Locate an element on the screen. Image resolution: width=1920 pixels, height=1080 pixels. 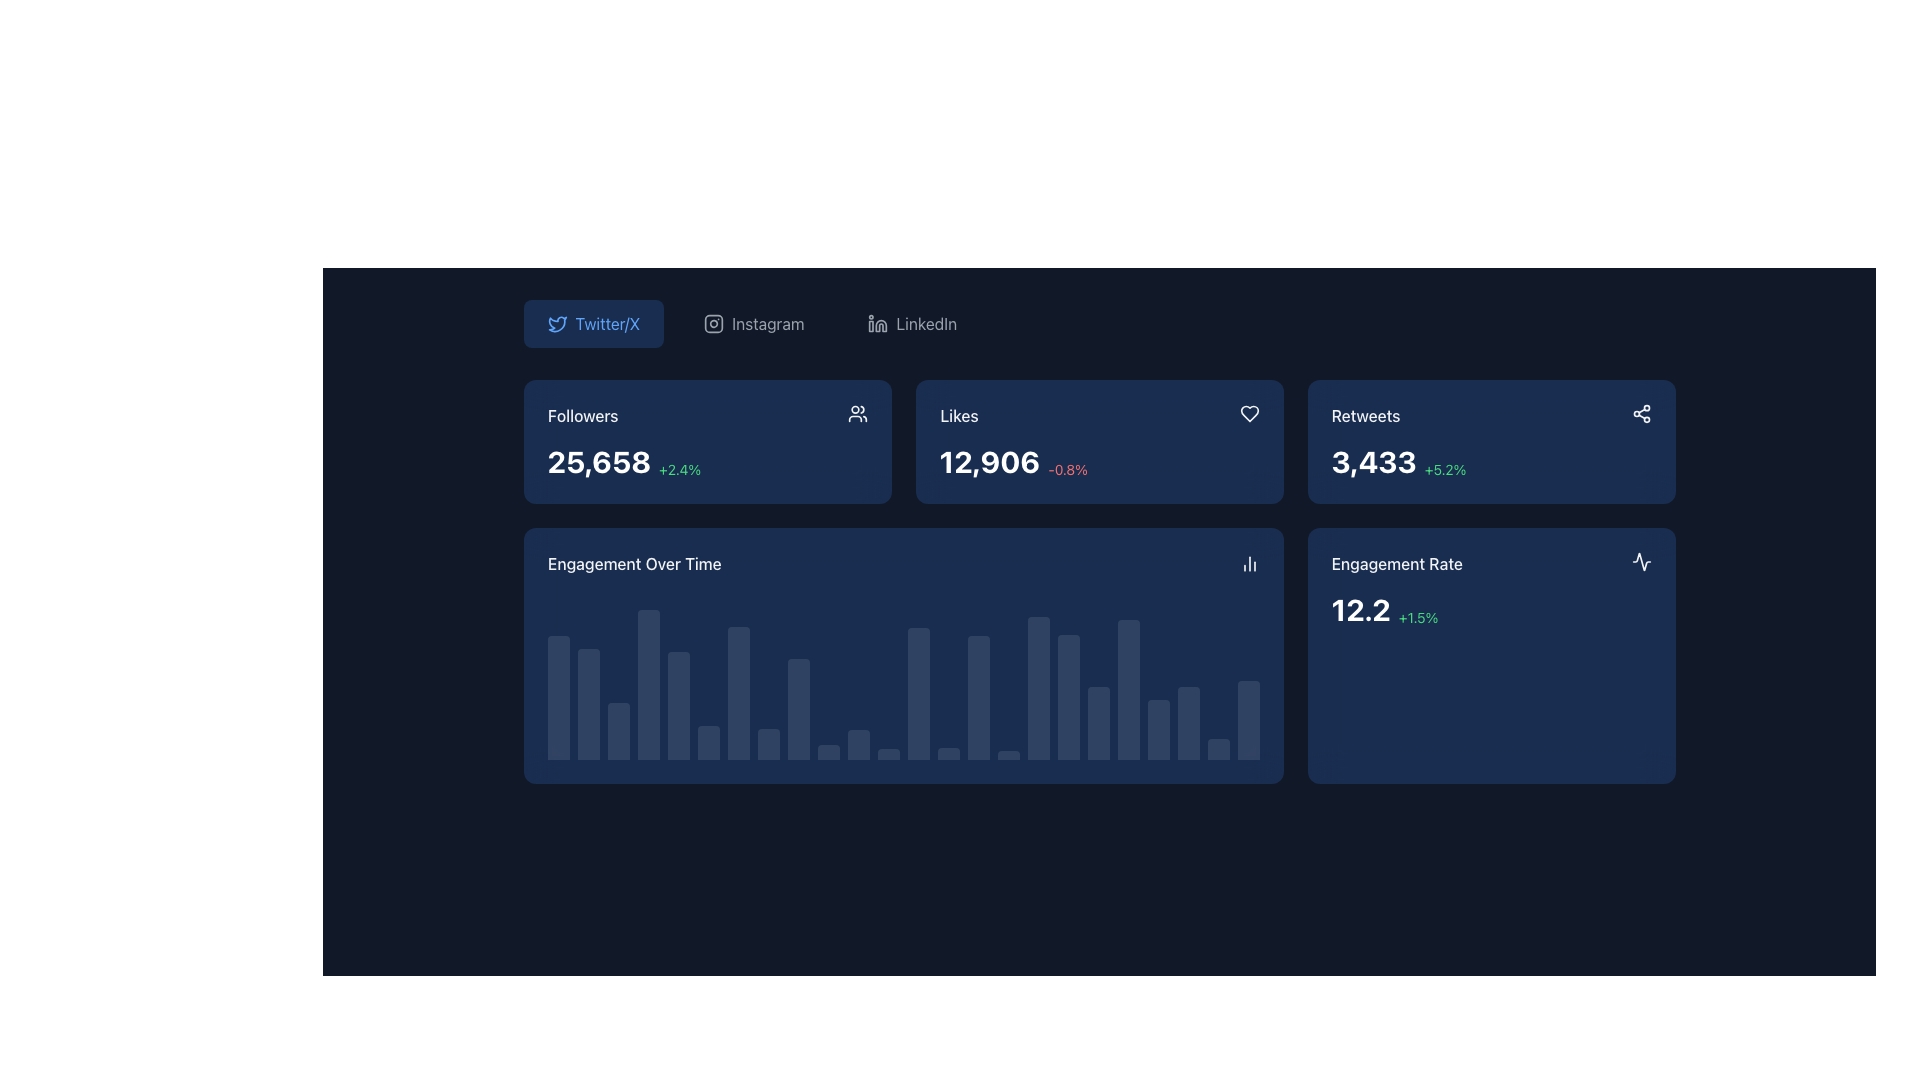
the Informational Card that displays engagement rate data, located at the bottom-right corner of the grid layout, positioned to the right of the 'Engagement Over Time' card and below the 'Retweets' card is located at coordinates (1491, 655).